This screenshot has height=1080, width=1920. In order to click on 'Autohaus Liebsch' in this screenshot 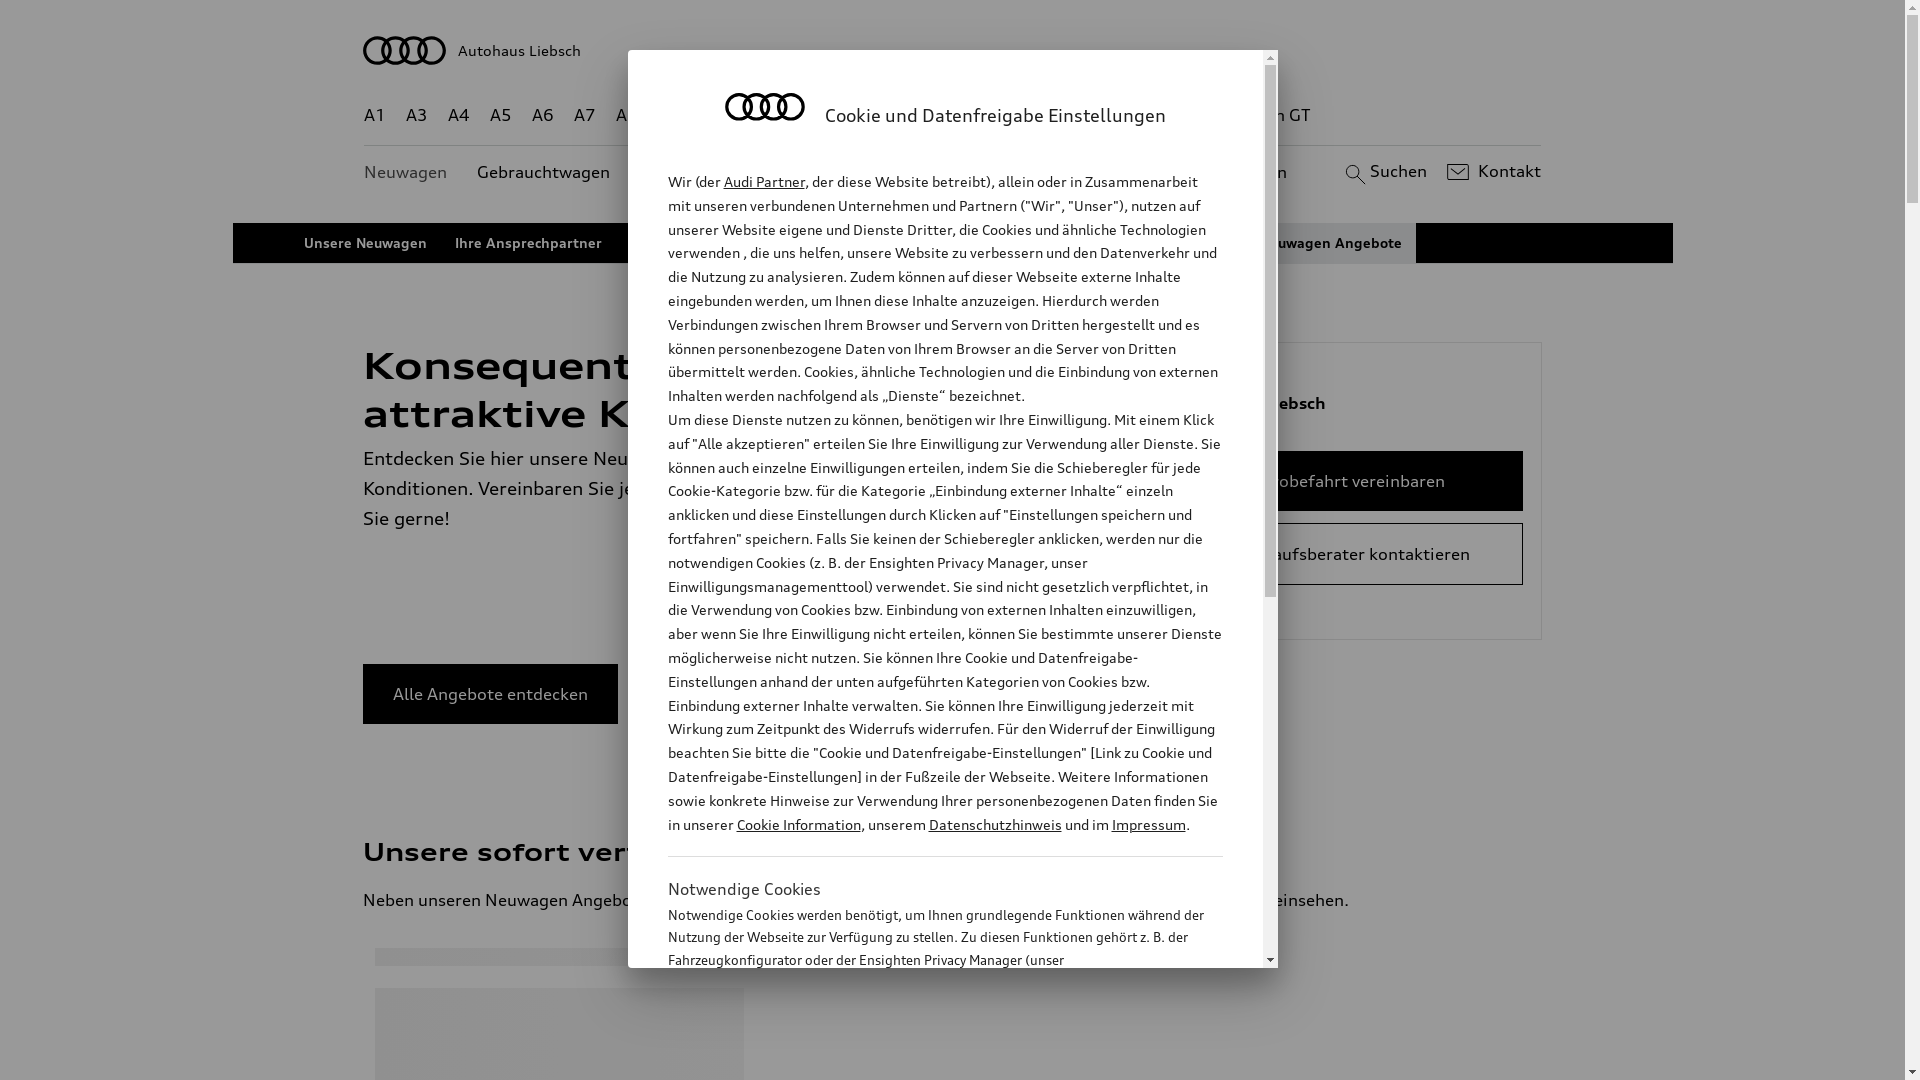, I will do `click(363, 49)`.